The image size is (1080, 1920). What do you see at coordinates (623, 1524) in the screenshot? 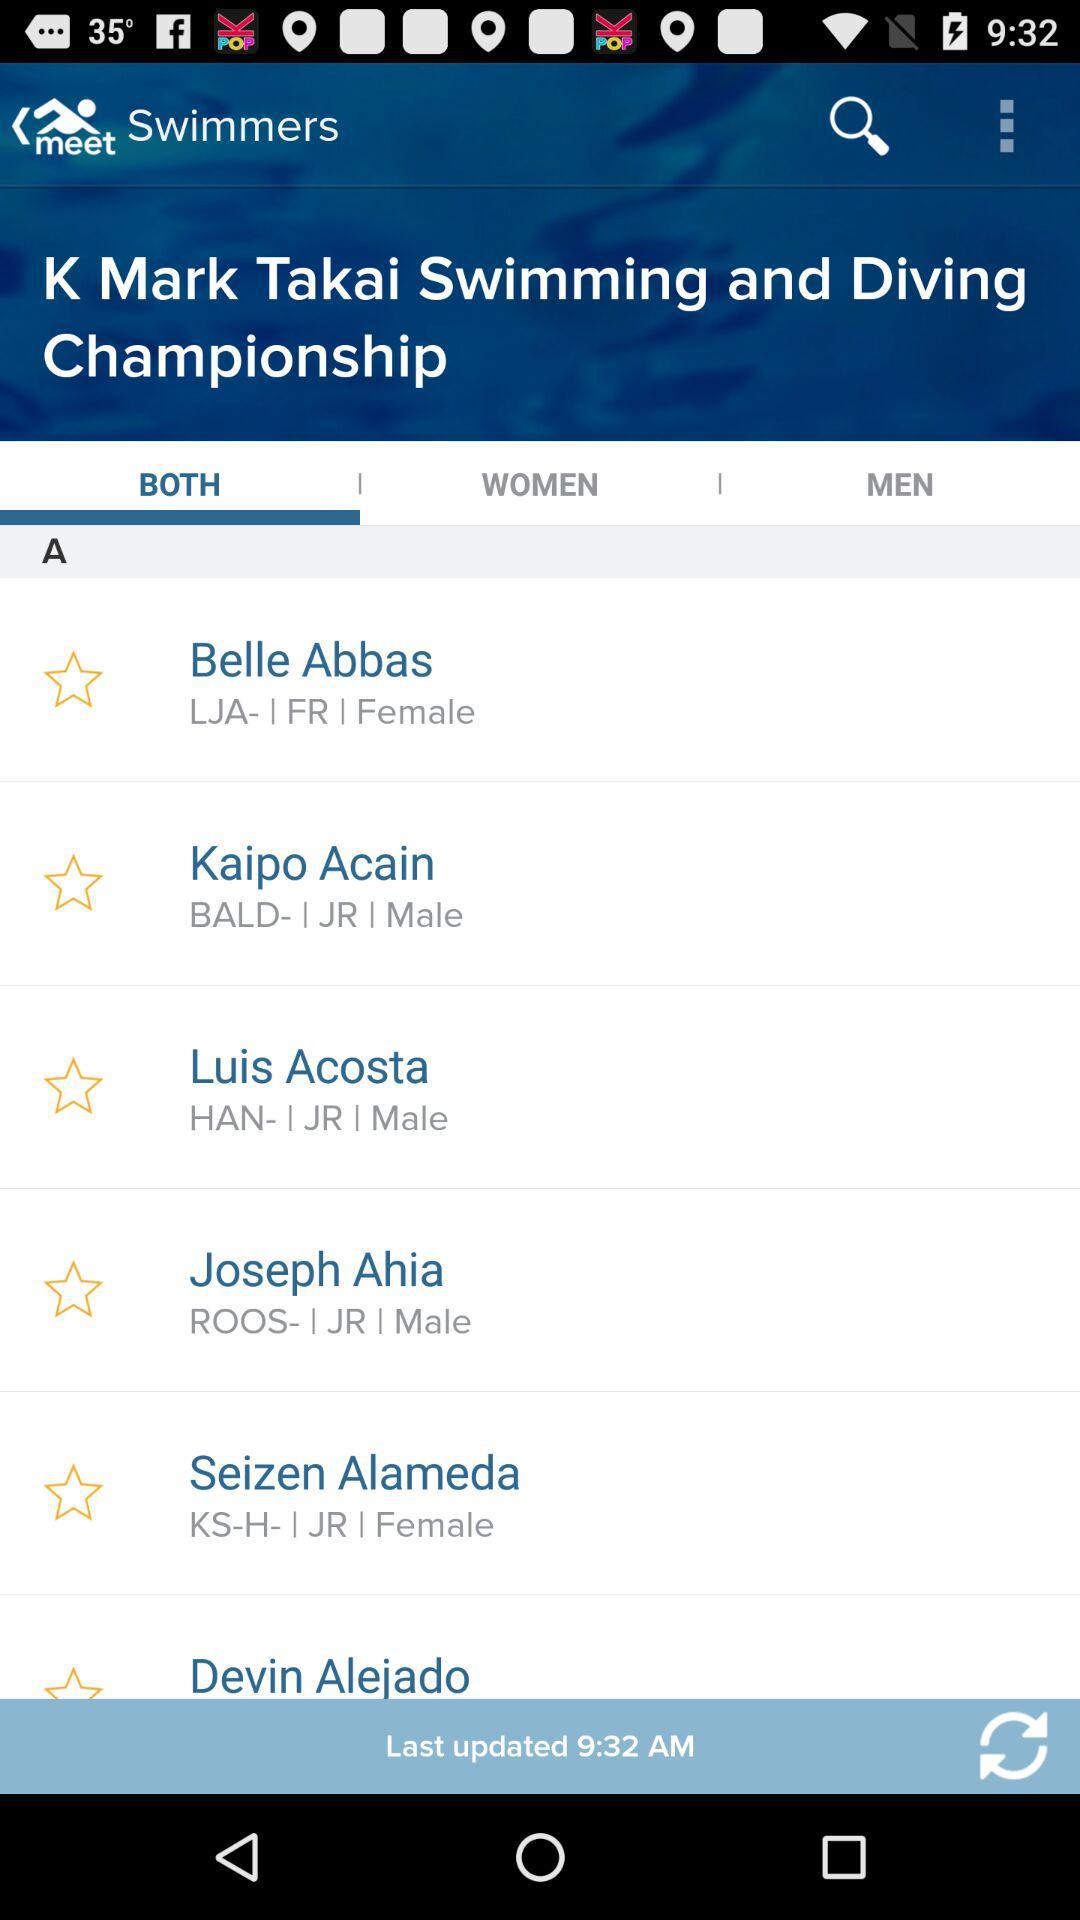
I see `item above devin alejado icon` at bounding box center [623, 1524].